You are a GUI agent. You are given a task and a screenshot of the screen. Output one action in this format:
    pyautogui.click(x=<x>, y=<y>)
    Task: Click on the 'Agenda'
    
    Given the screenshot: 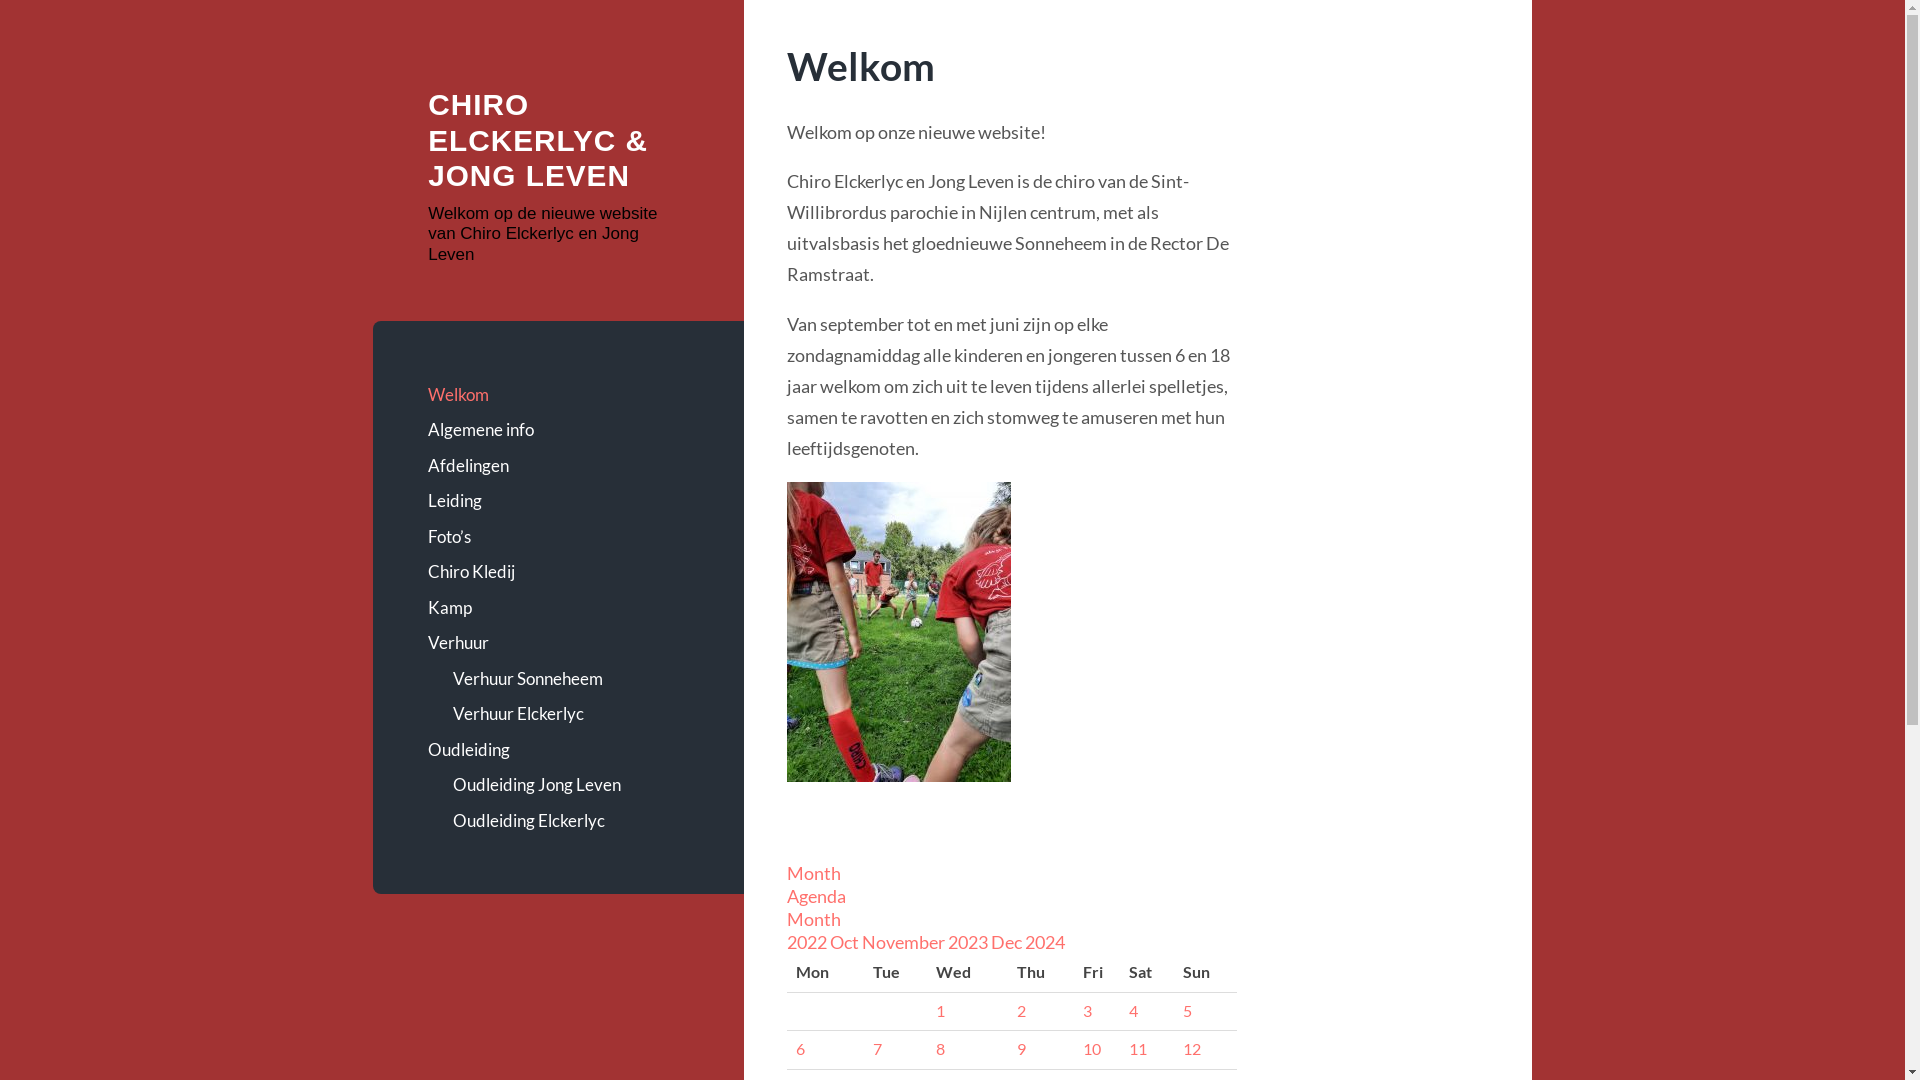 What is the action you would take?
    pyautogui.click(x=816, y=894)
    